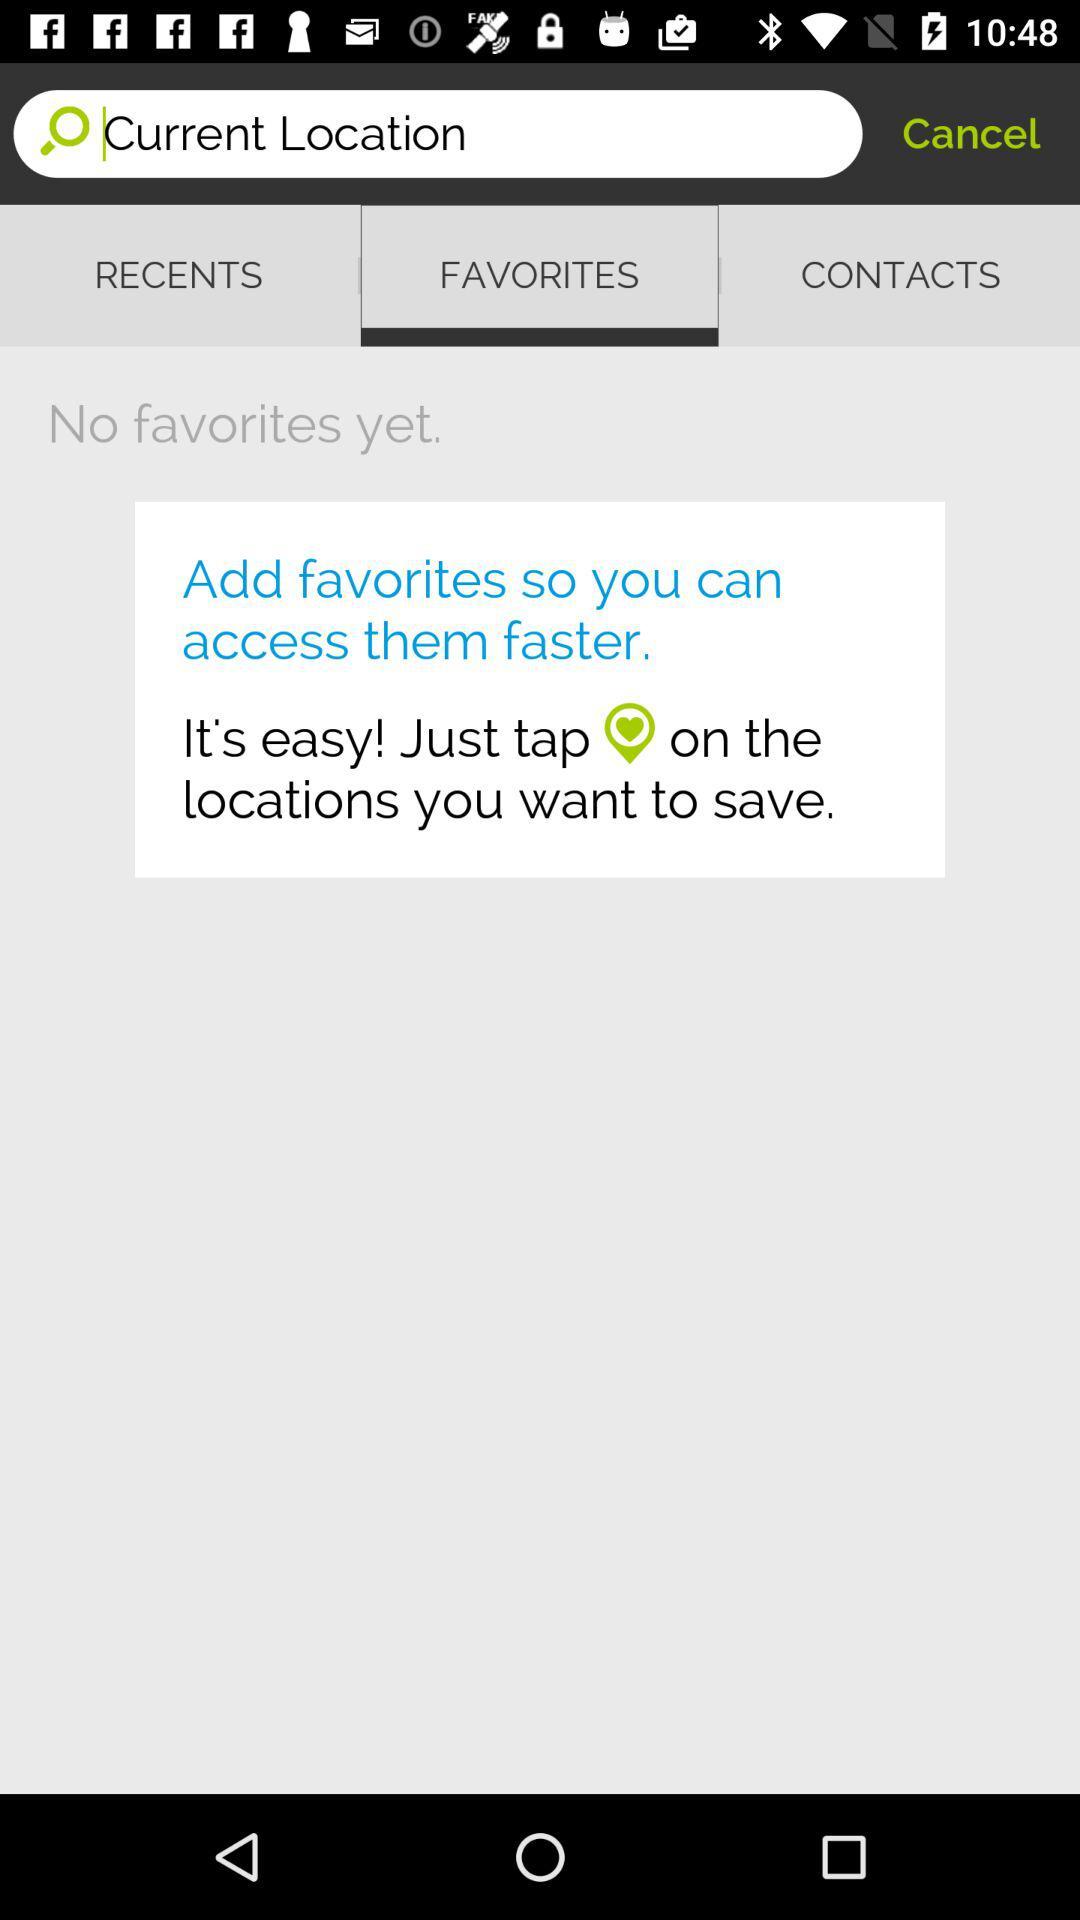 This screenshot has width=1080, height=1920. Describe the element at coordinates (482, 132) in the screenshot. I see `icon above recents item` at that location.